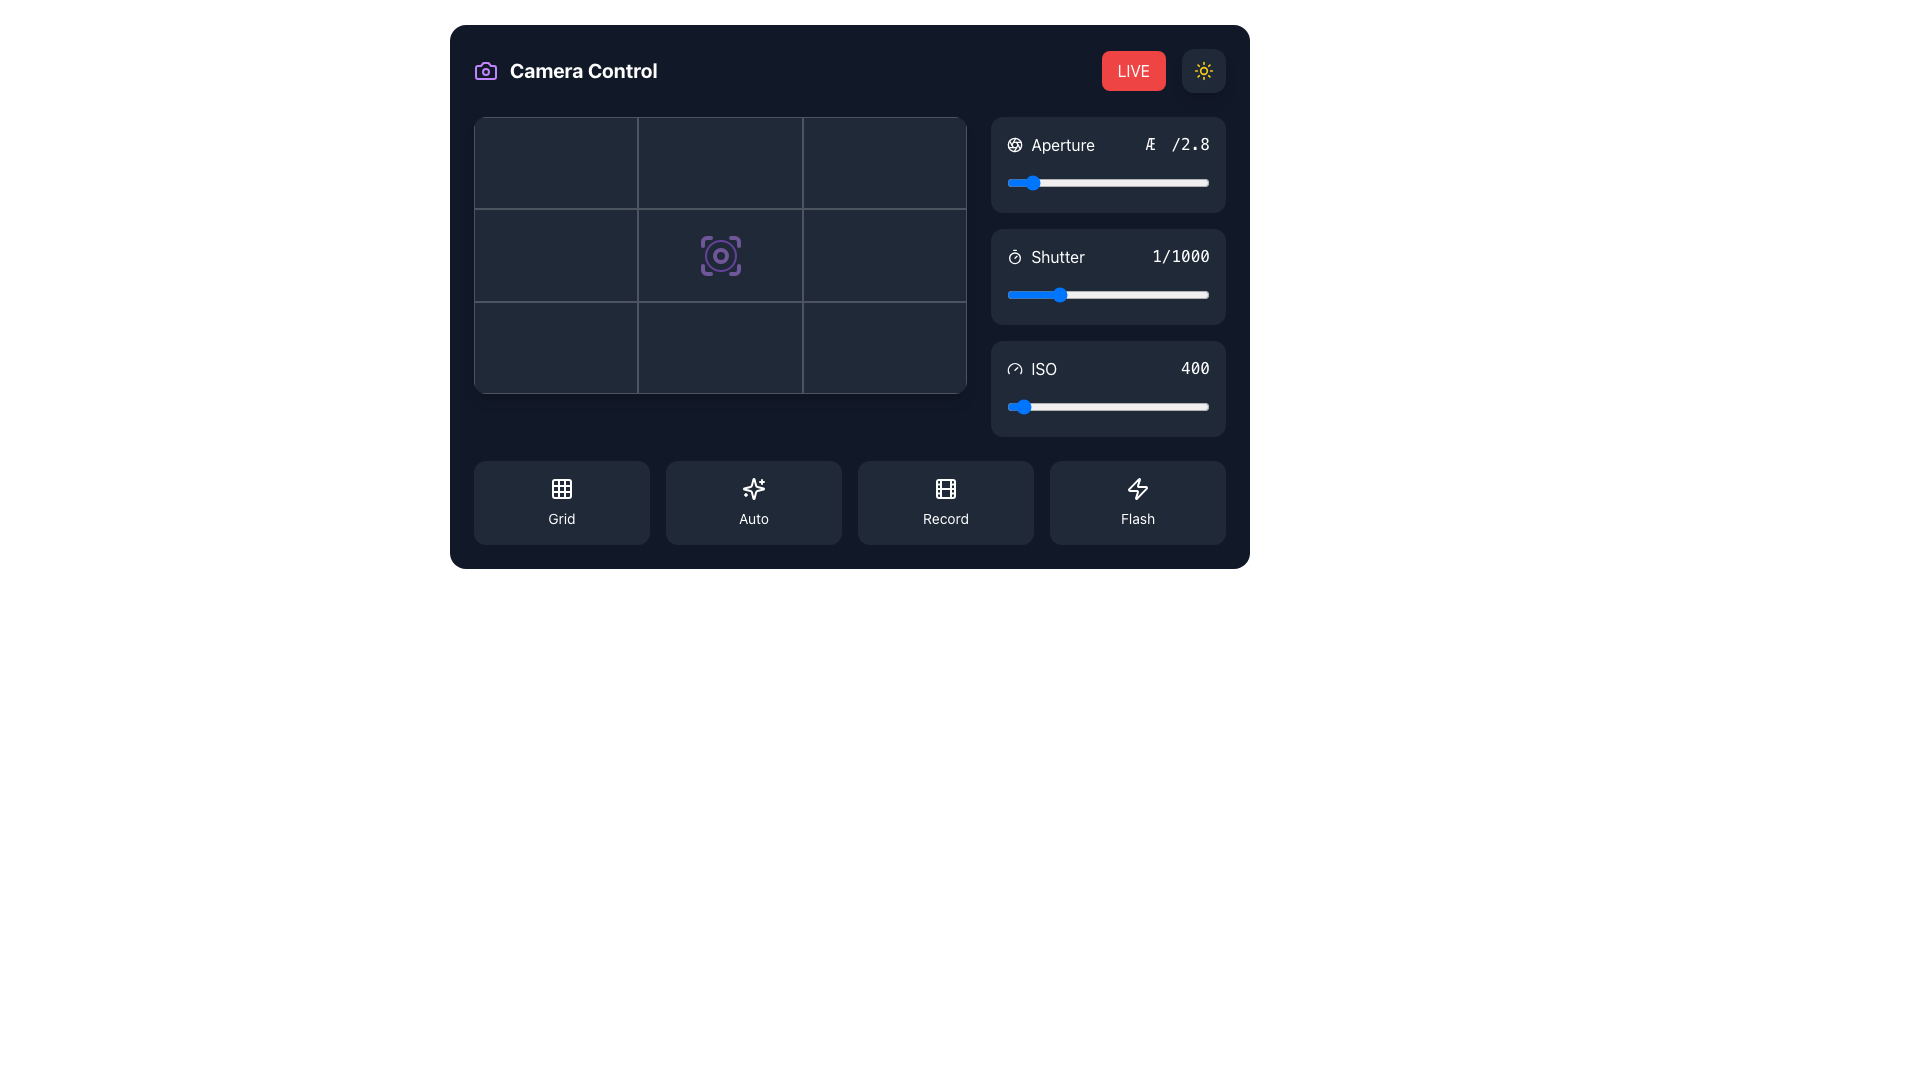 This screenshot has width=1920, height=1080. What do you see at coordinates (1015, 369) in the screenshot?
I see `the ISO settings icon located to the left of the text 'ISO' in the ISO control component` at bounding box center [1015, 369].